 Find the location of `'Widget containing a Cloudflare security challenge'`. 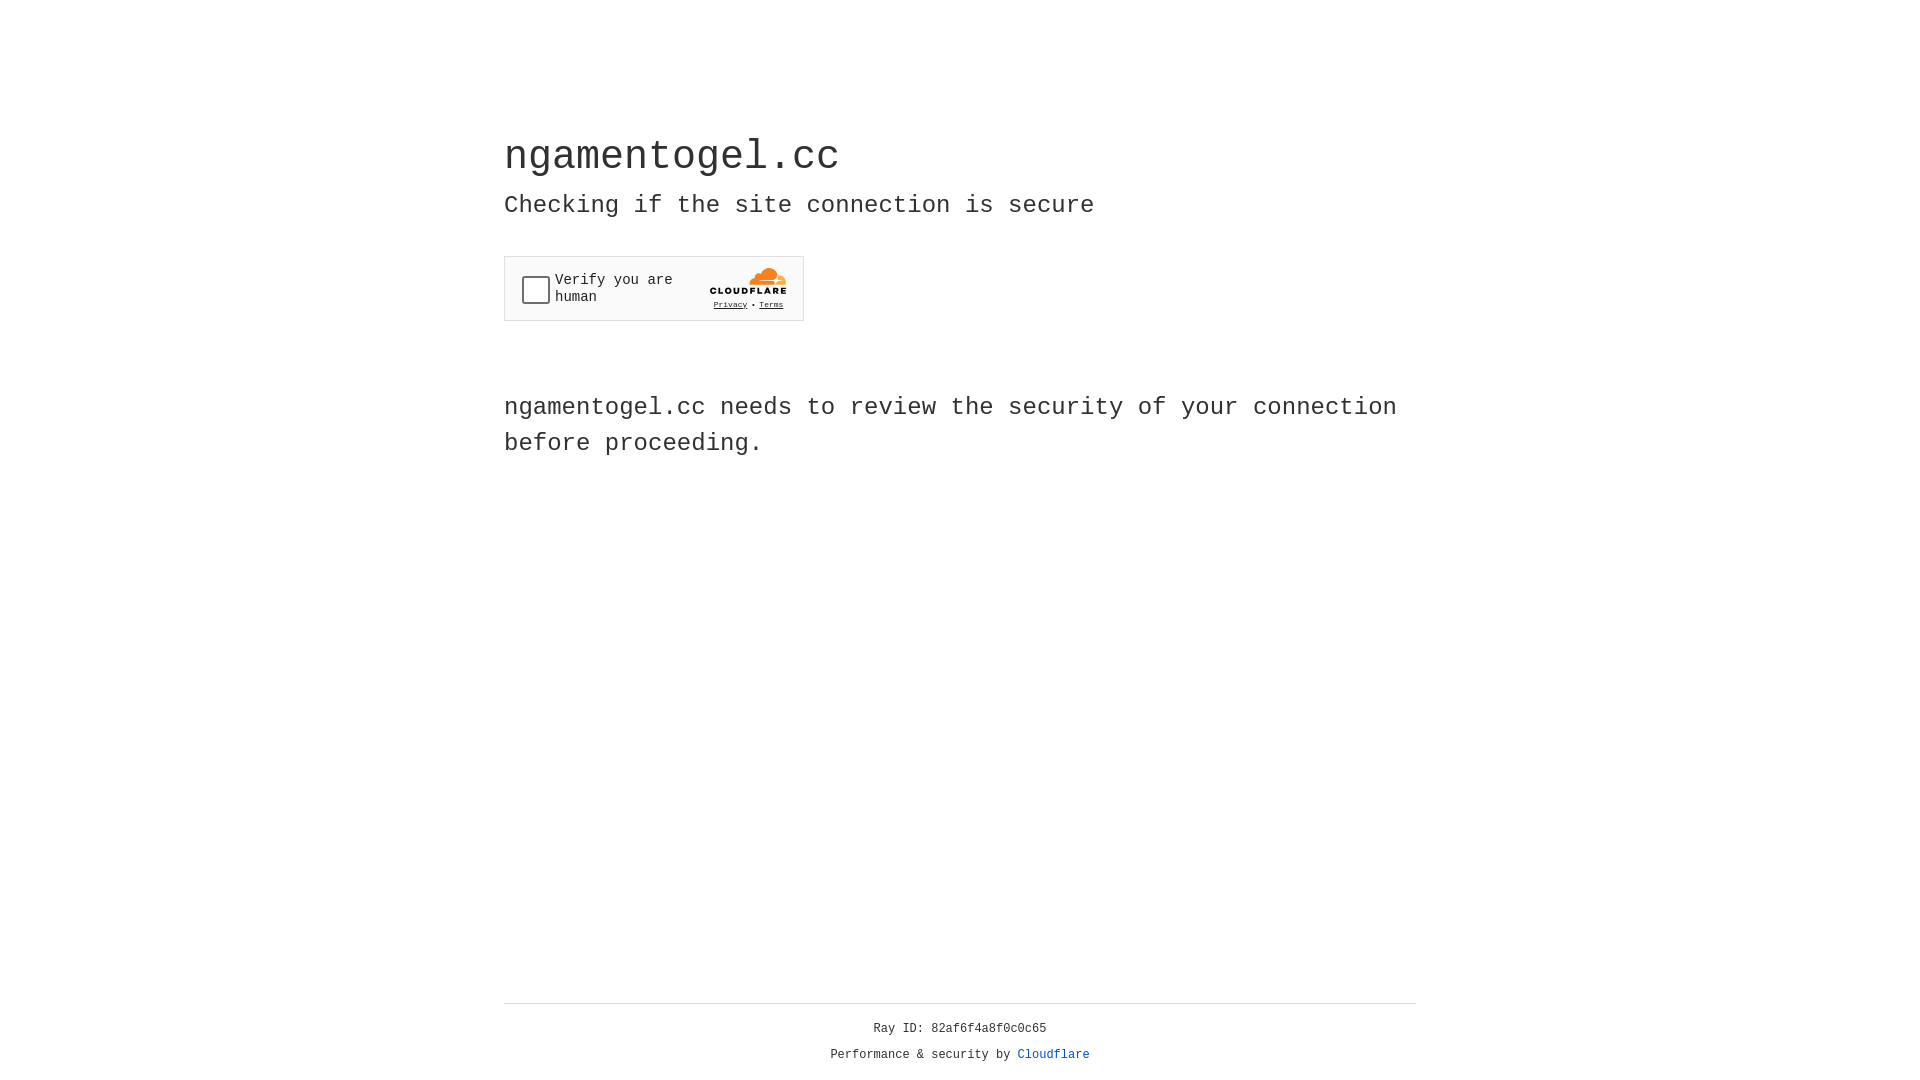

'Widget containing a Cloudflare security challenge' is located at coordinates (653, 288).